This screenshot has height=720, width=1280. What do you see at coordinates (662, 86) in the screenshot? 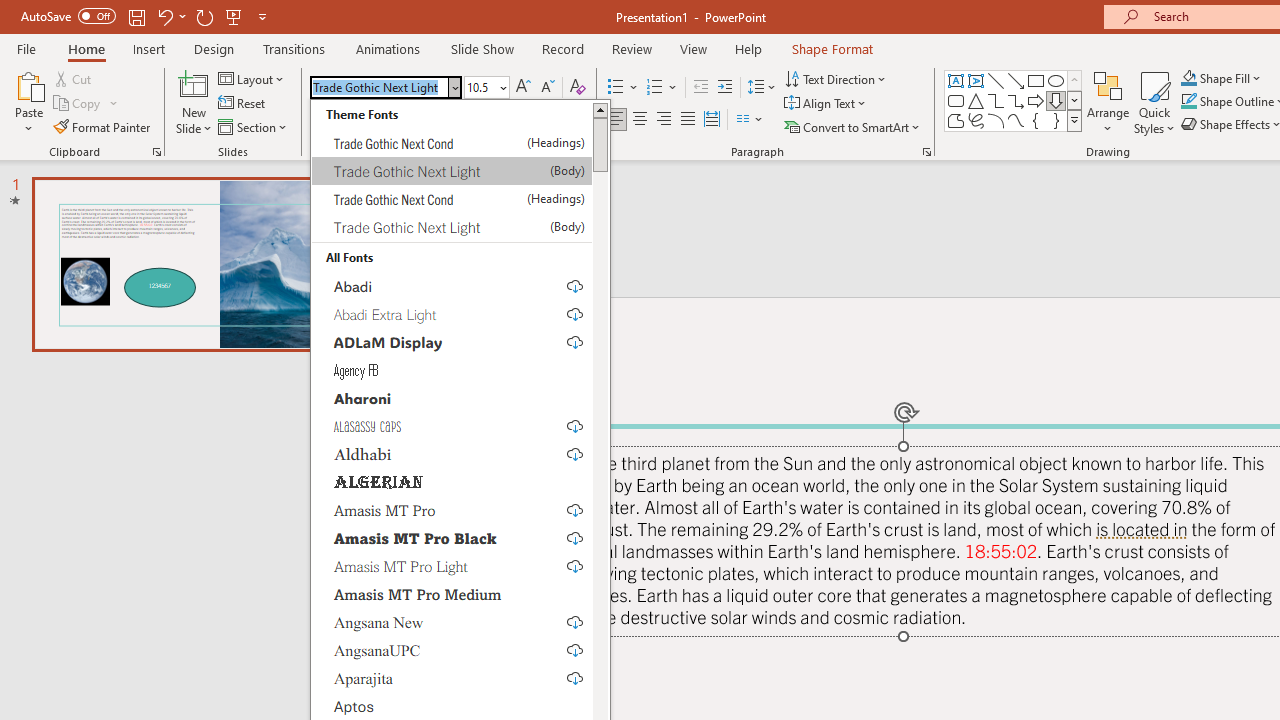
I see `'Numbering'` at bounding box center [662, 86].